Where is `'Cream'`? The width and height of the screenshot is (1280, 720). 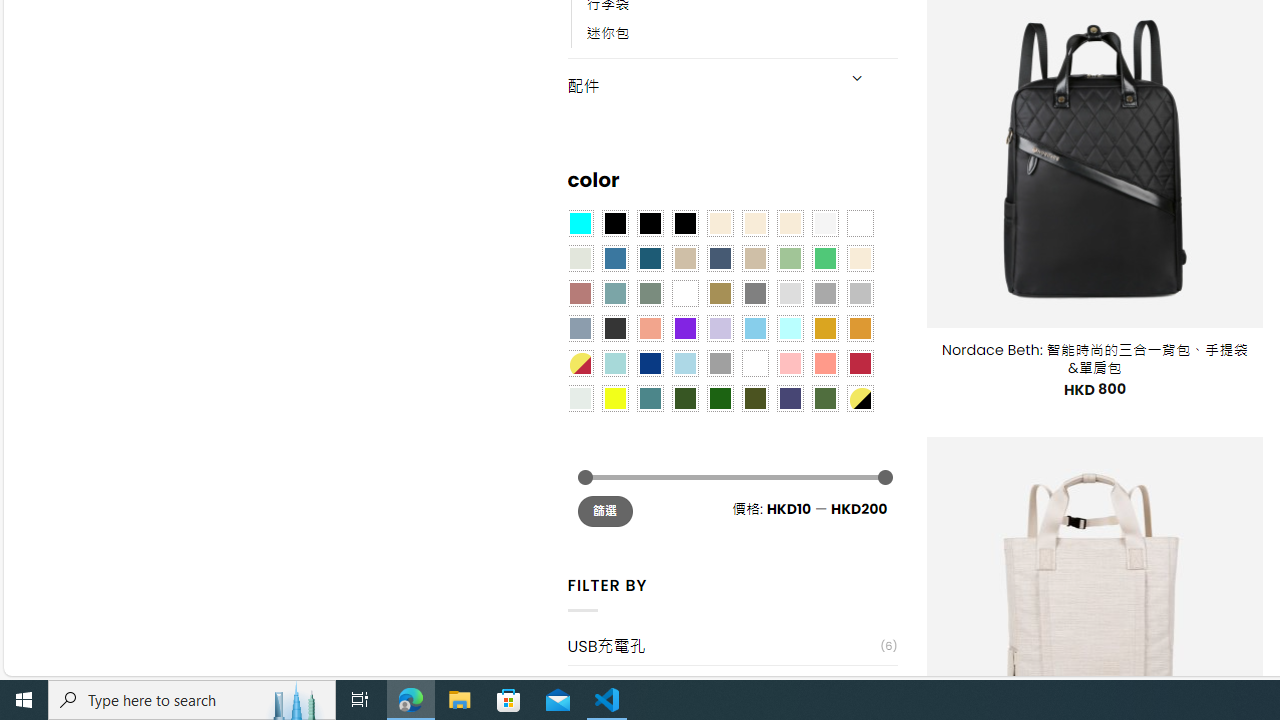 'Cream' is located at coordinates (788, 223).